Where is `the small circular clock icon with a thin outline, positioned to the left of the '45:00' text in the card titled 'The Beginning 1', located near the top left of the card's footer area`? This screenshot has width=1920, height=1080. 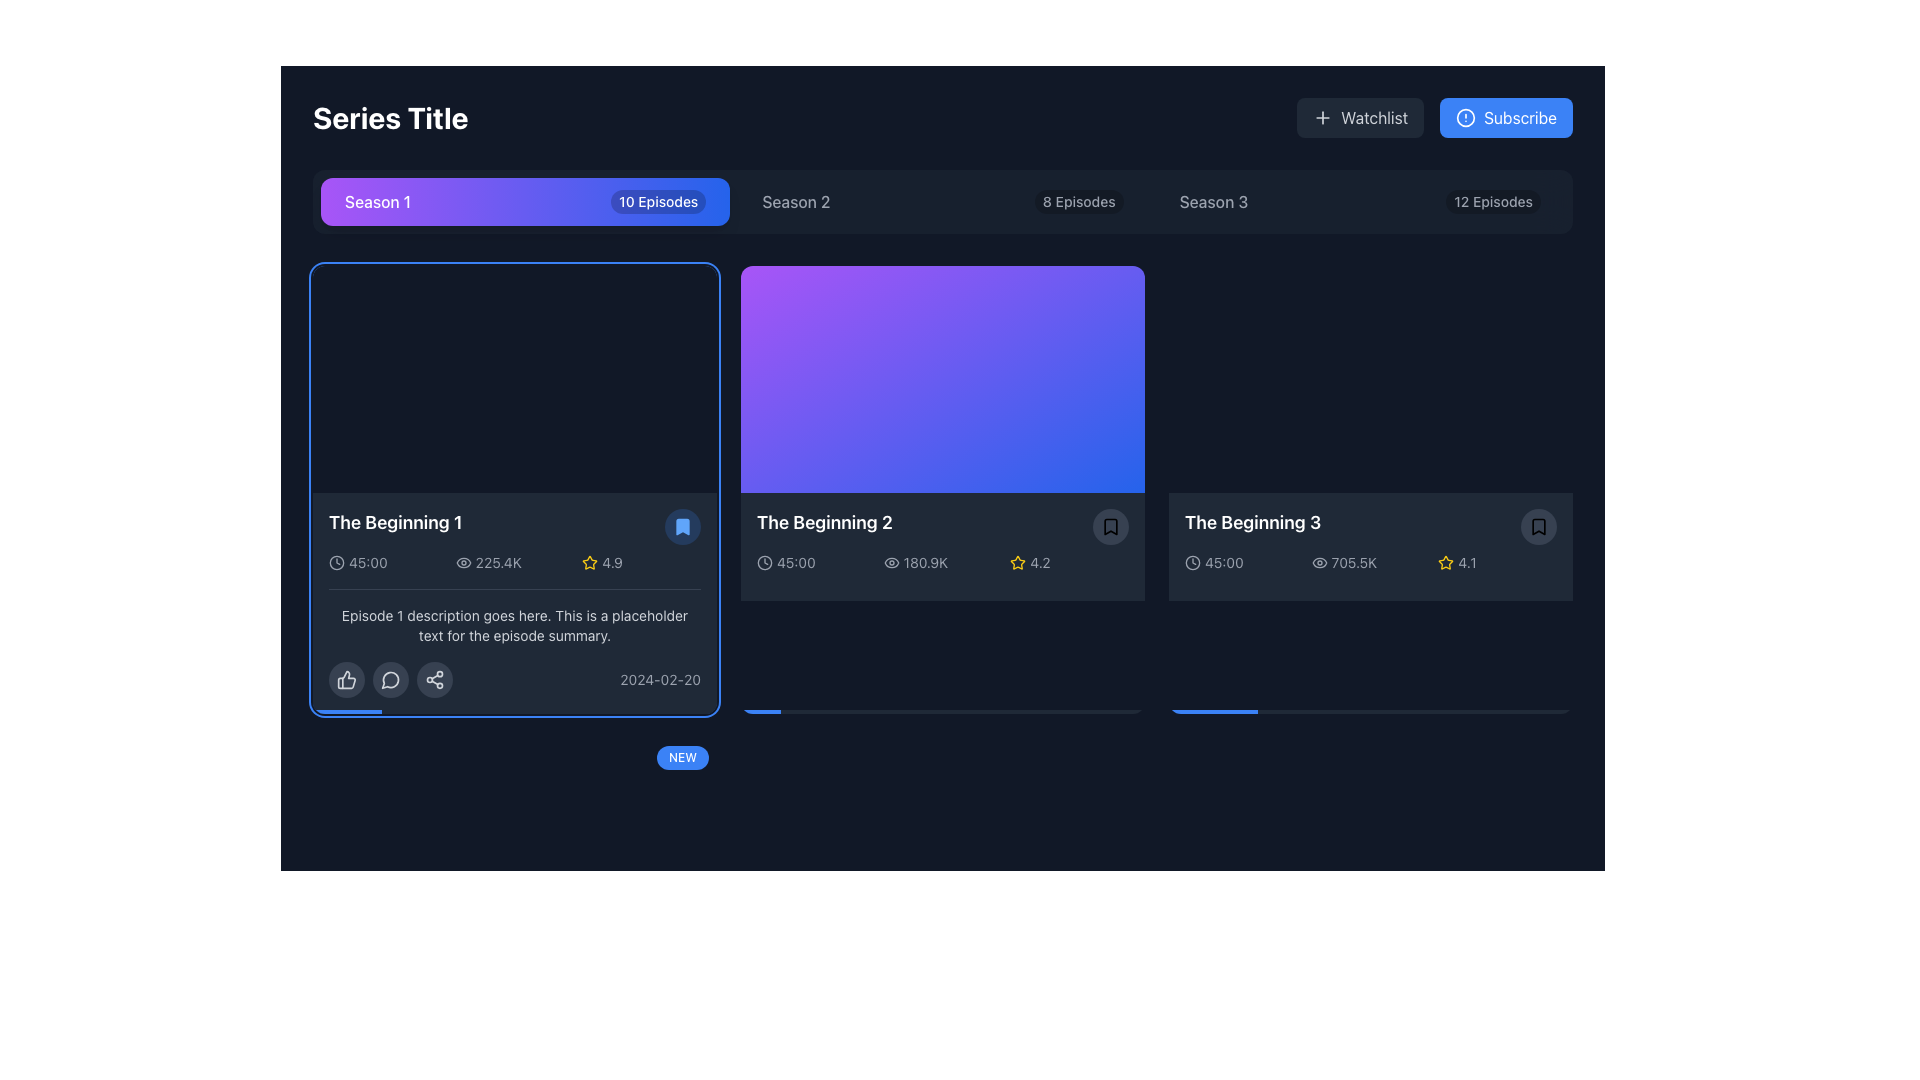 the small circular clock icon with a thin outline, positioned to the left of the '45:00' text in the card titled 'The Beginning 1', located near the top left of the card's footer area is located at coordinates (763, 563).